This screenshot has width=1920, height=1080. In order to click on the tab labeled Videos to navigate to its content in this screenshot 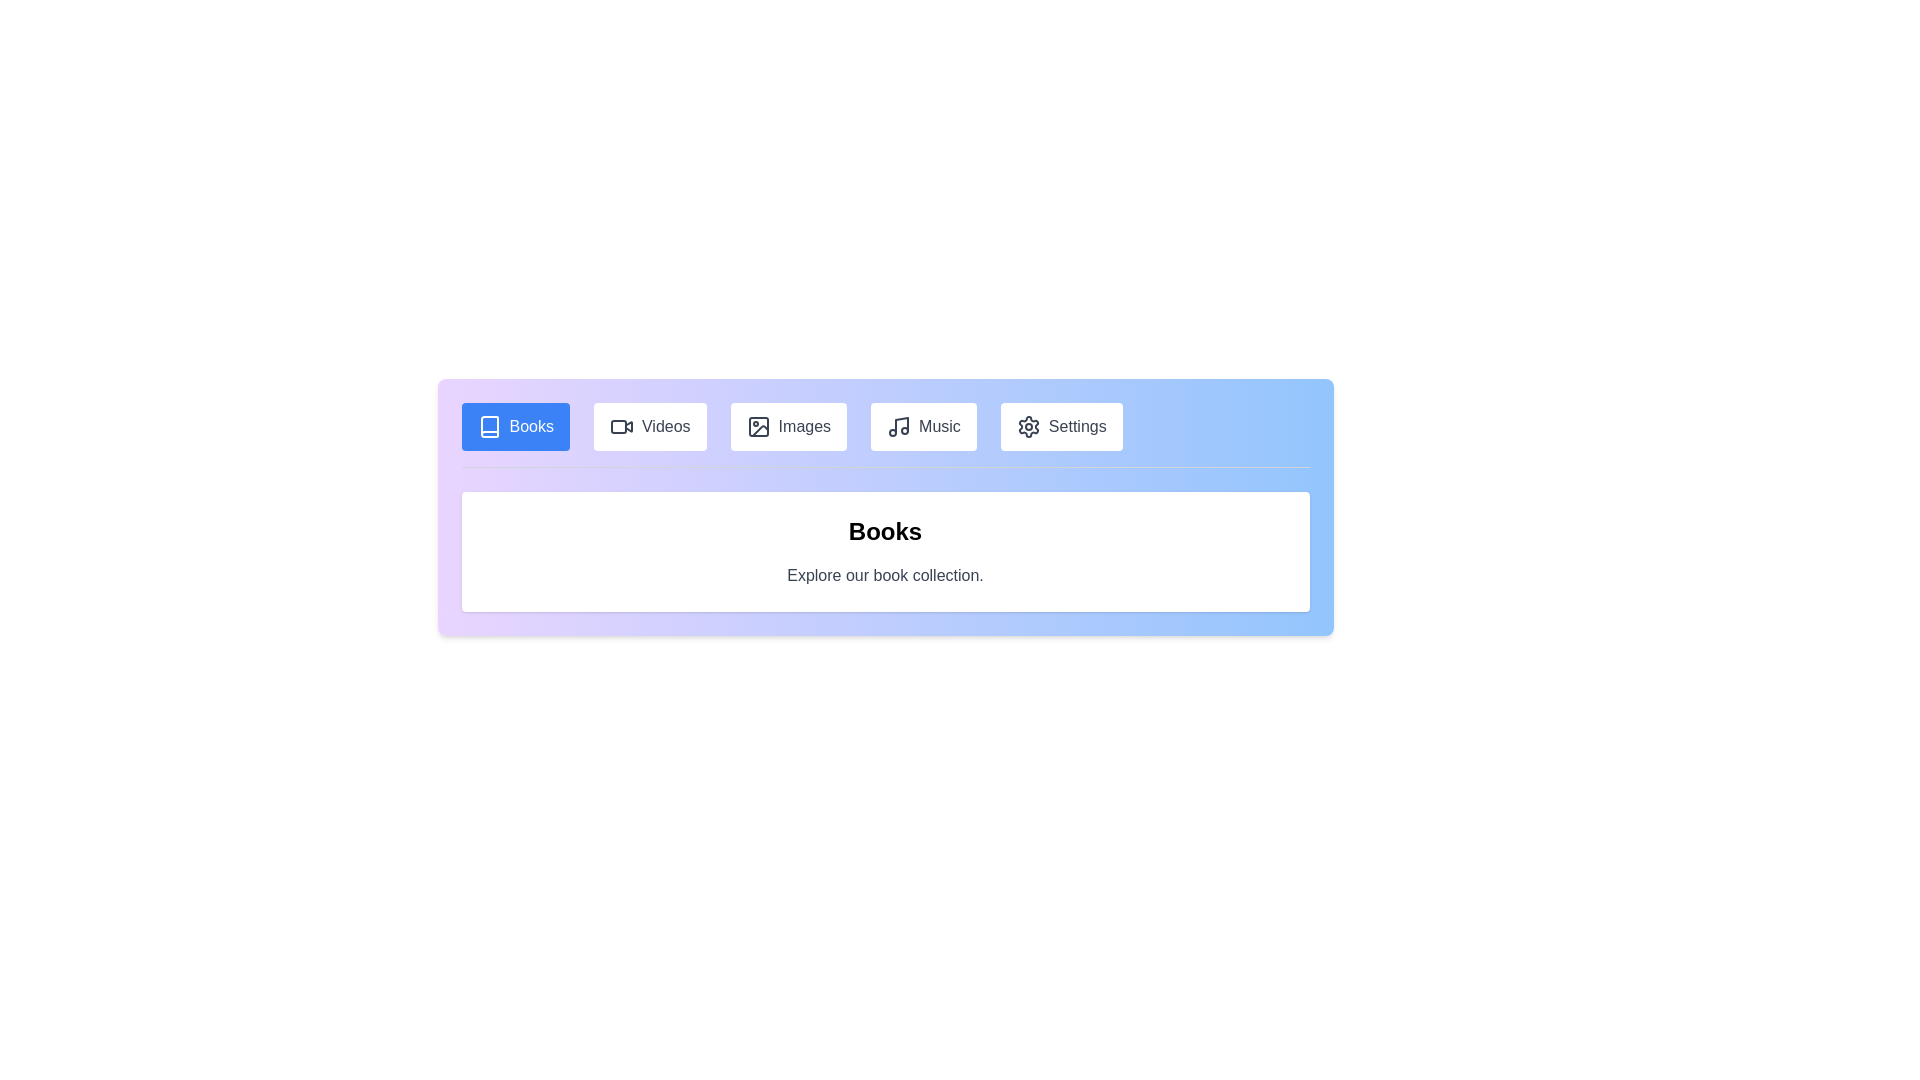, I will do `click(650, 426)`.